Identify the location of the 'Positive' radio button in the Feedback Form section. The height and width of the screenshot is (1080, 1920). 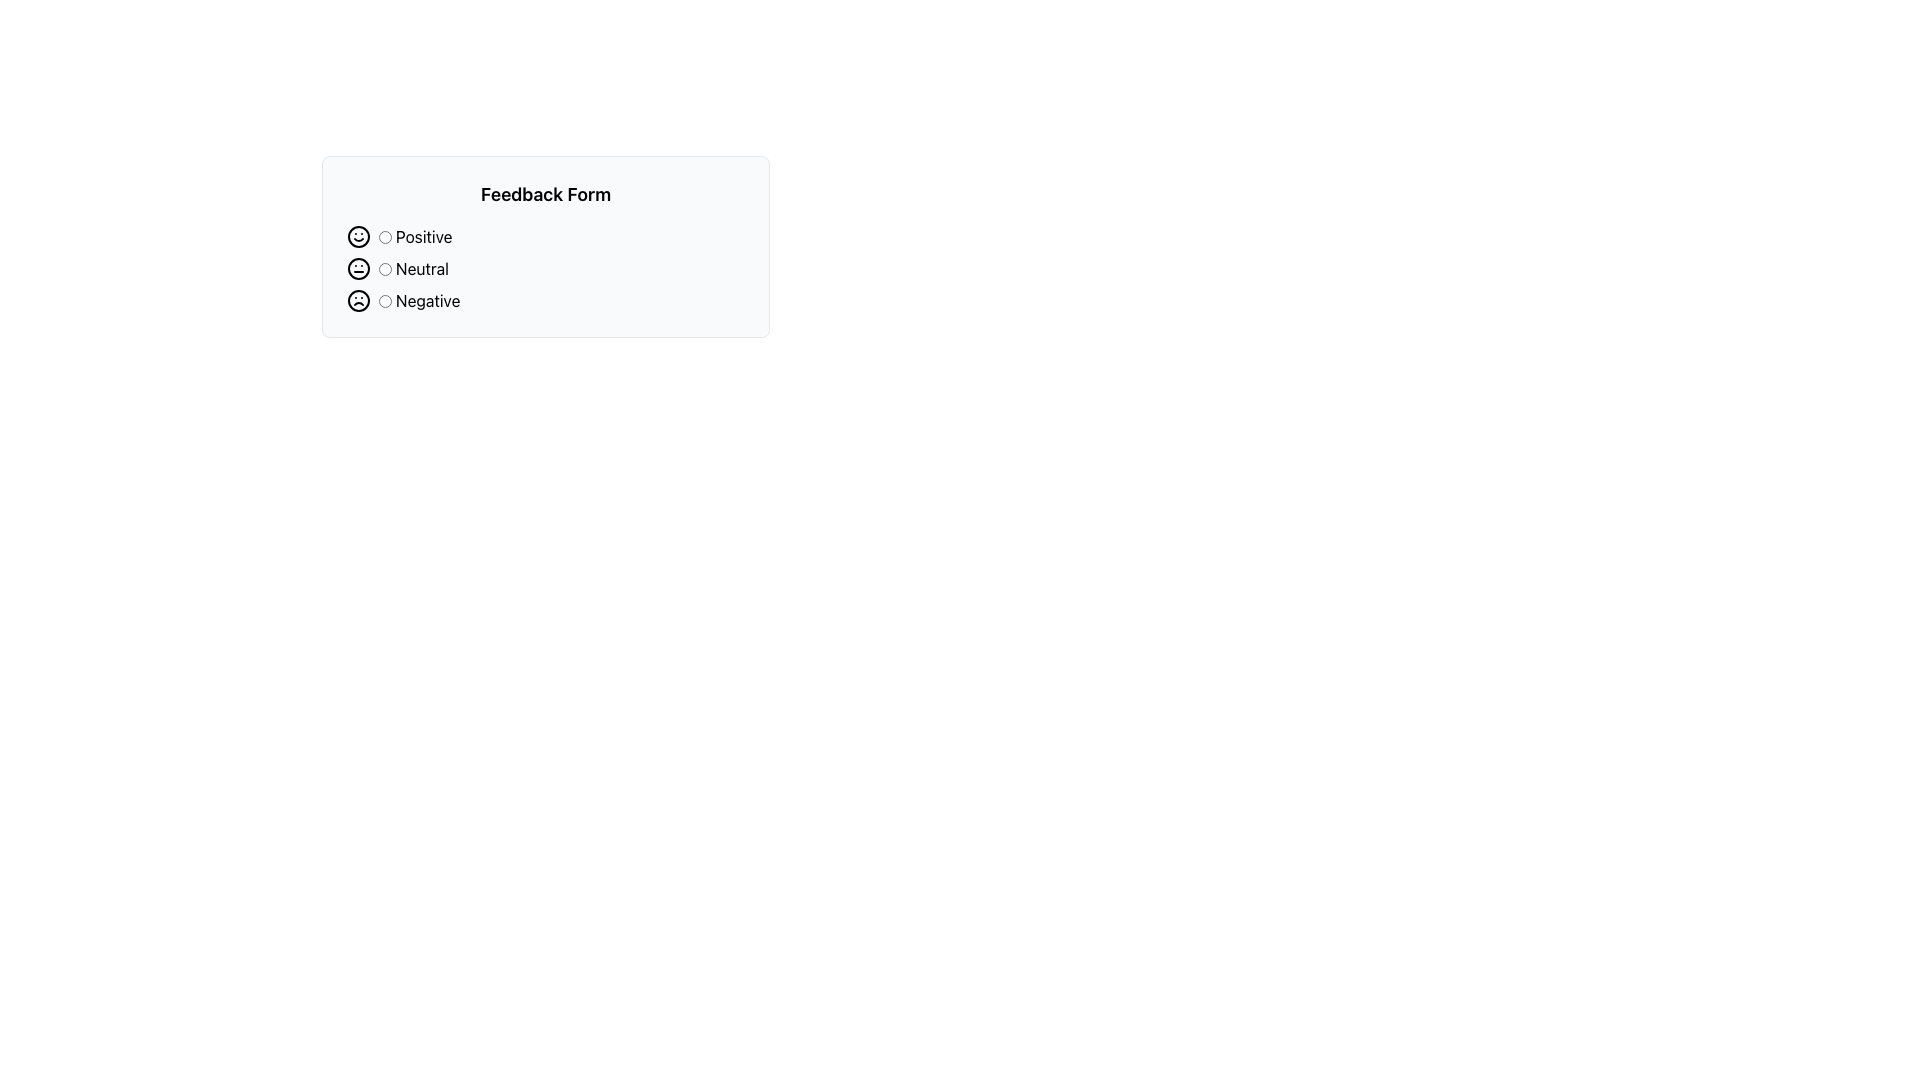
(546, 235).